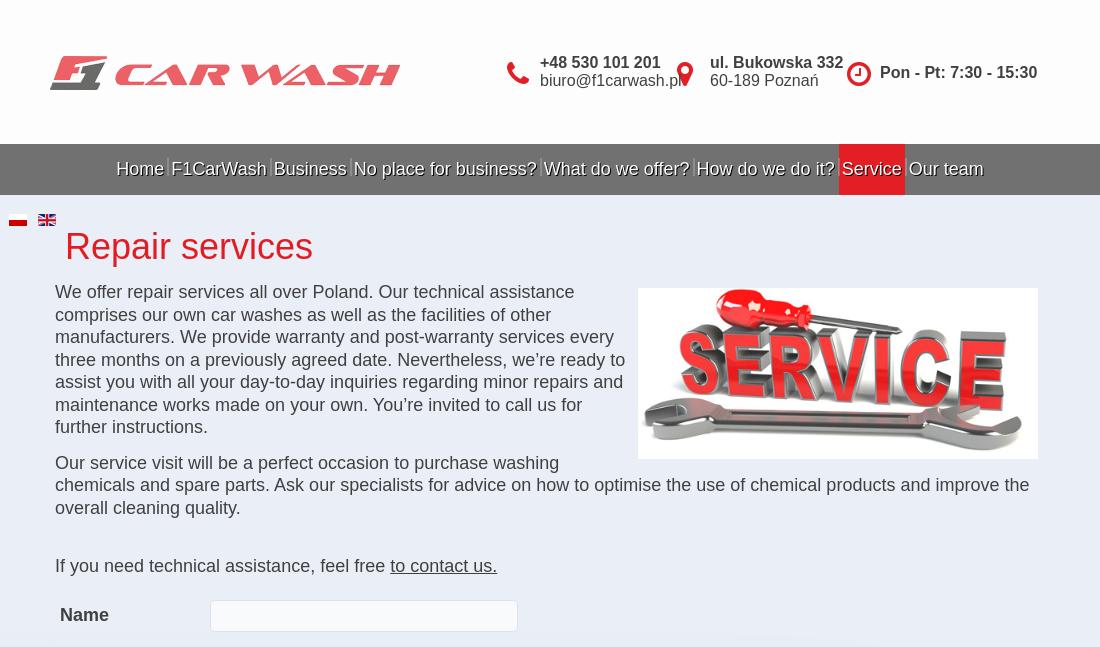  I want to click on 'Repair services', so click(187, 245).